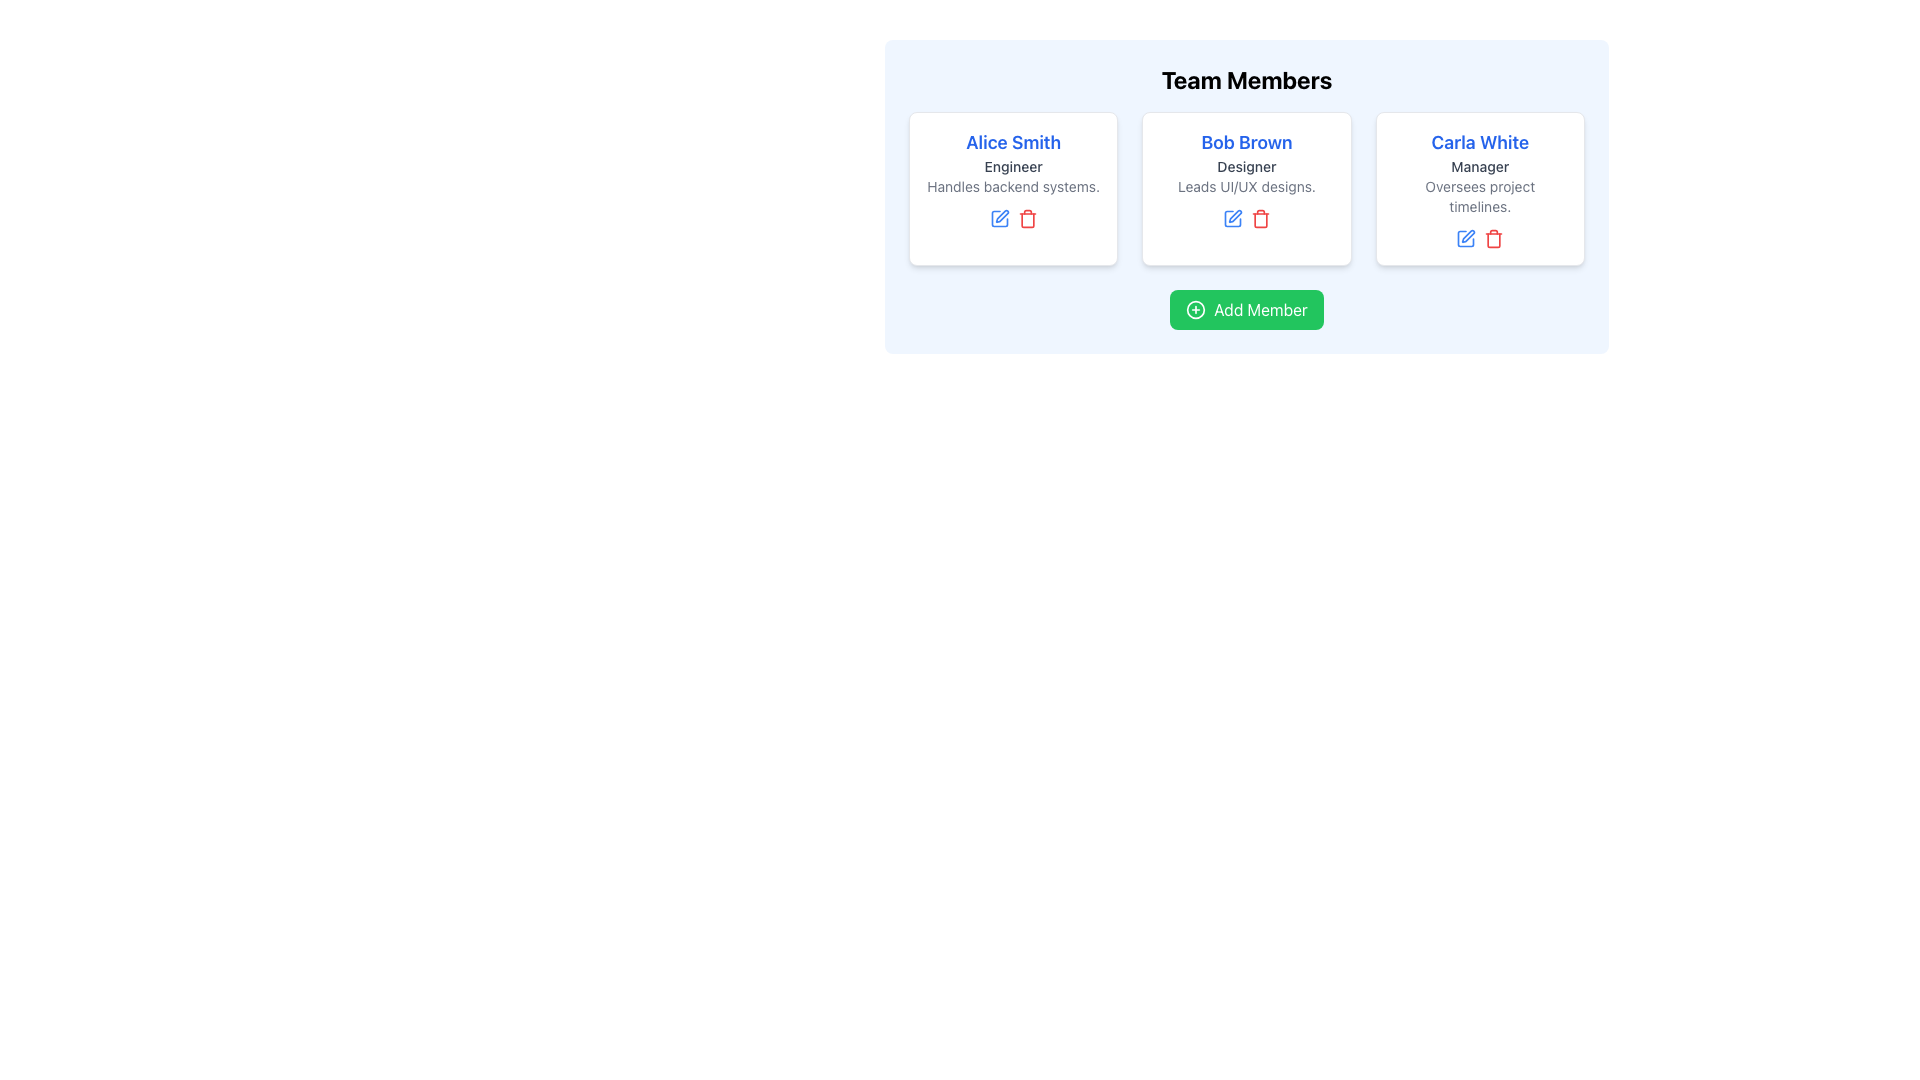  I want to click on the text label styled in gray, positioned beneath 'Carla White' and above the description text 'Oversees project timelines.', so click(1480, 165).